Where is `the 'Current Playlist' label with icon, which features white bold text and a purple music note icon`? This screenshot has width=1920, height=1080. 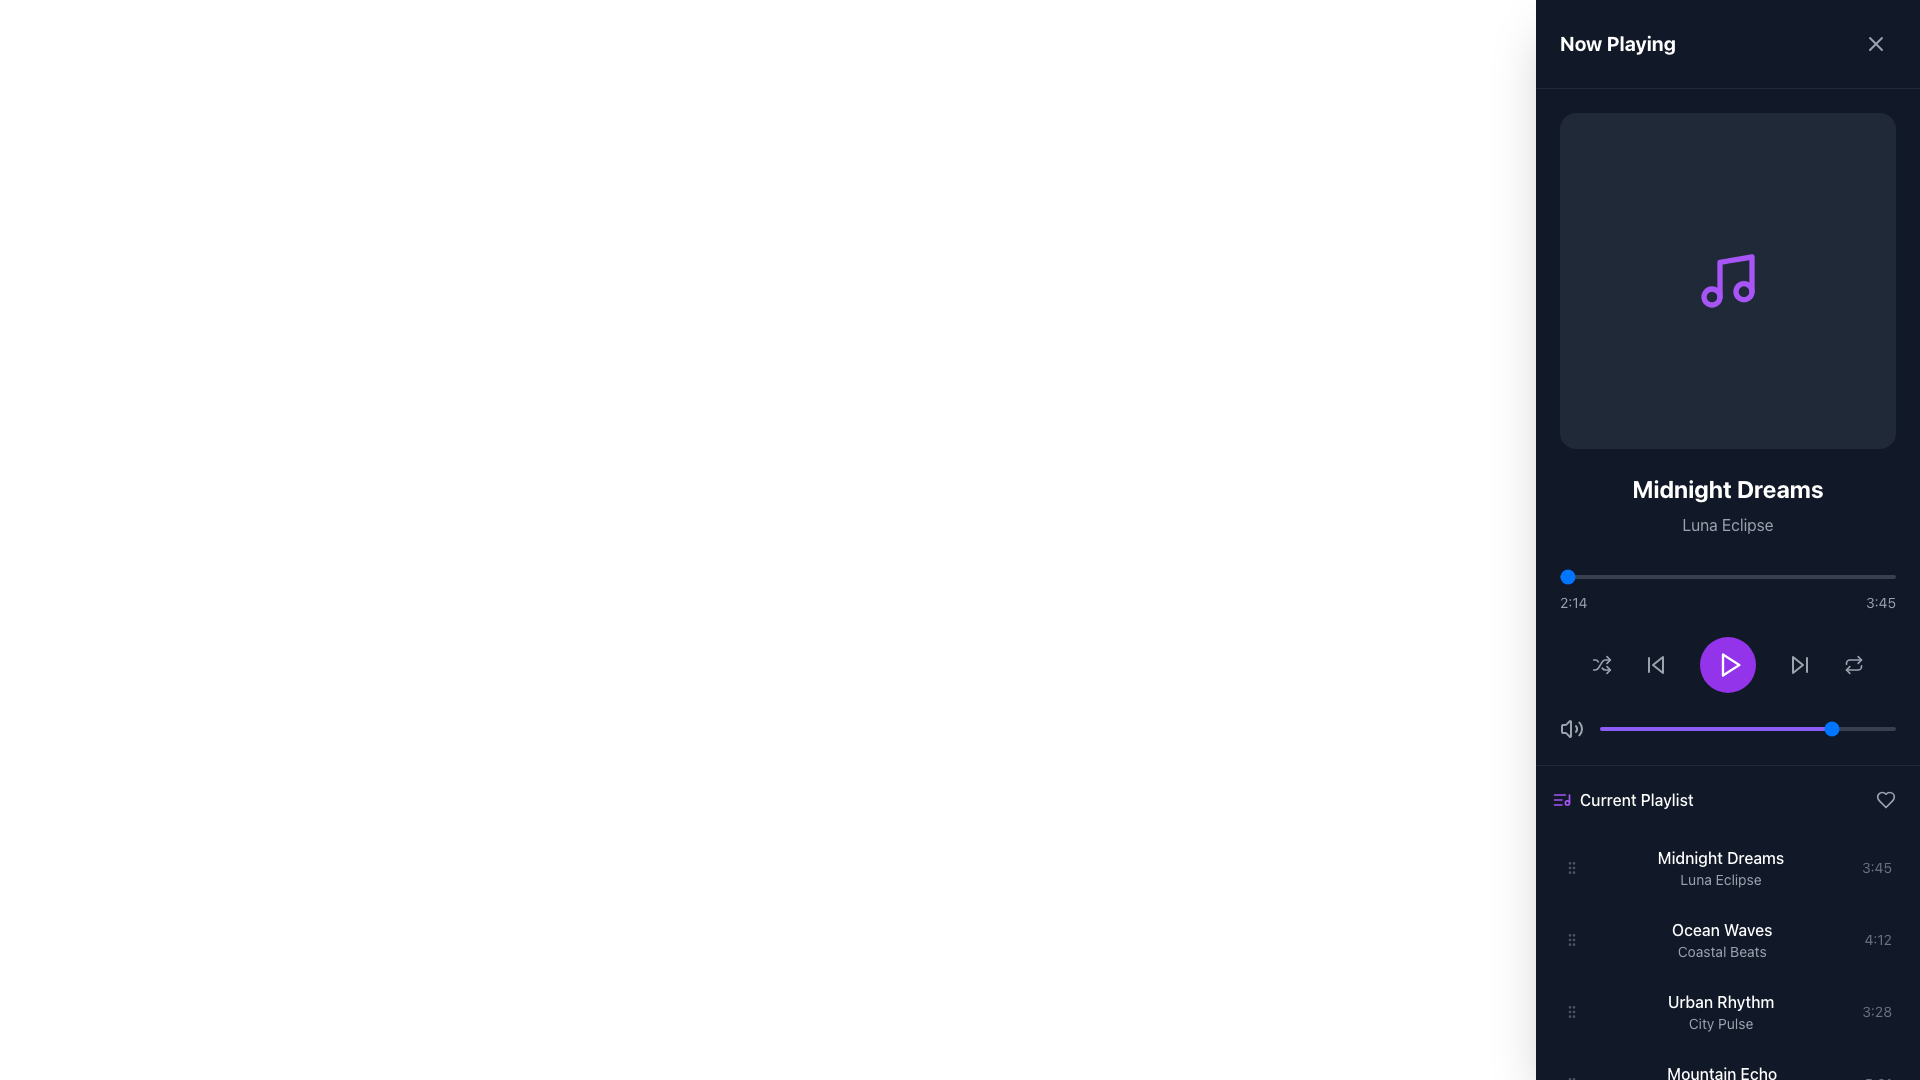
the 'Current Playlist' label with icon, which features white bold text and a purple music note icon is located at coordinates (1622, 798).